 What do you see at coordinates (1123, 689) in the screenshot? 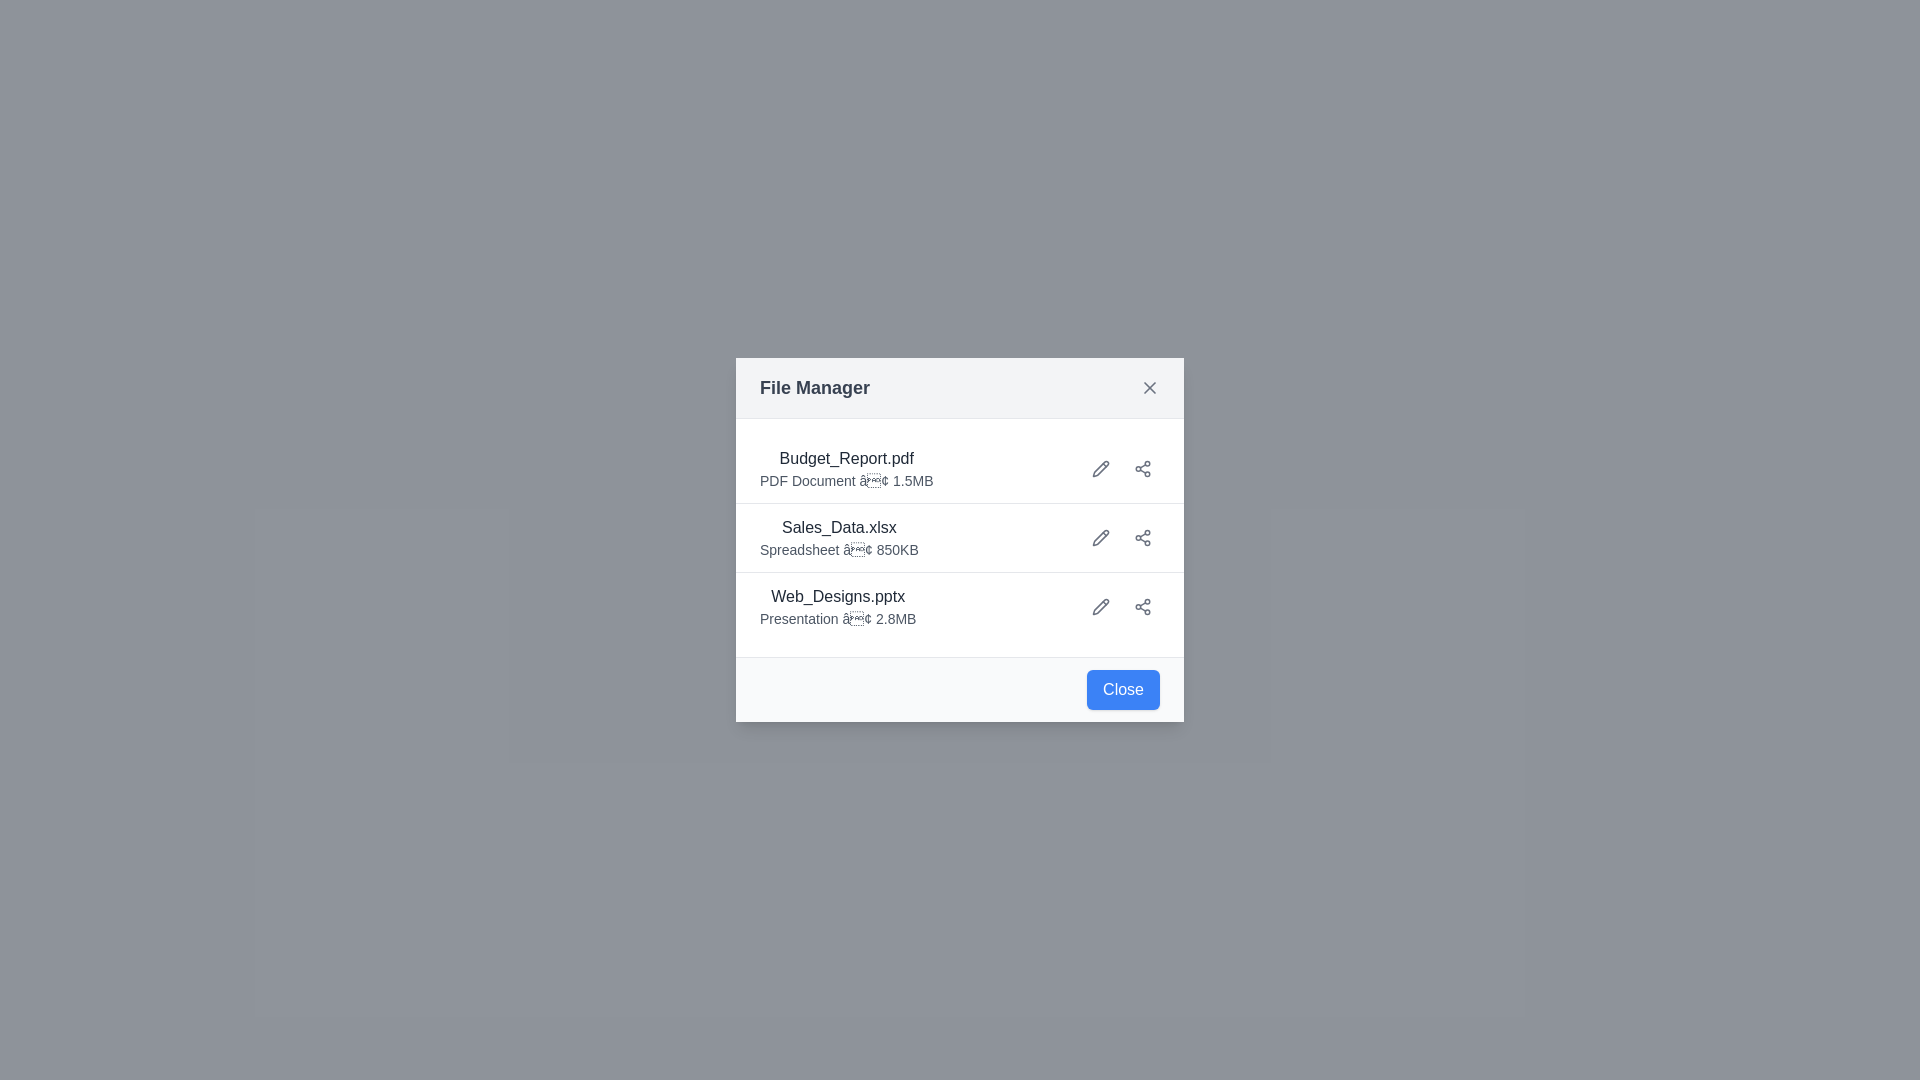
I see `'Close' button in the footer of the FileManagerDialog` at bounding box center [1123, 689].